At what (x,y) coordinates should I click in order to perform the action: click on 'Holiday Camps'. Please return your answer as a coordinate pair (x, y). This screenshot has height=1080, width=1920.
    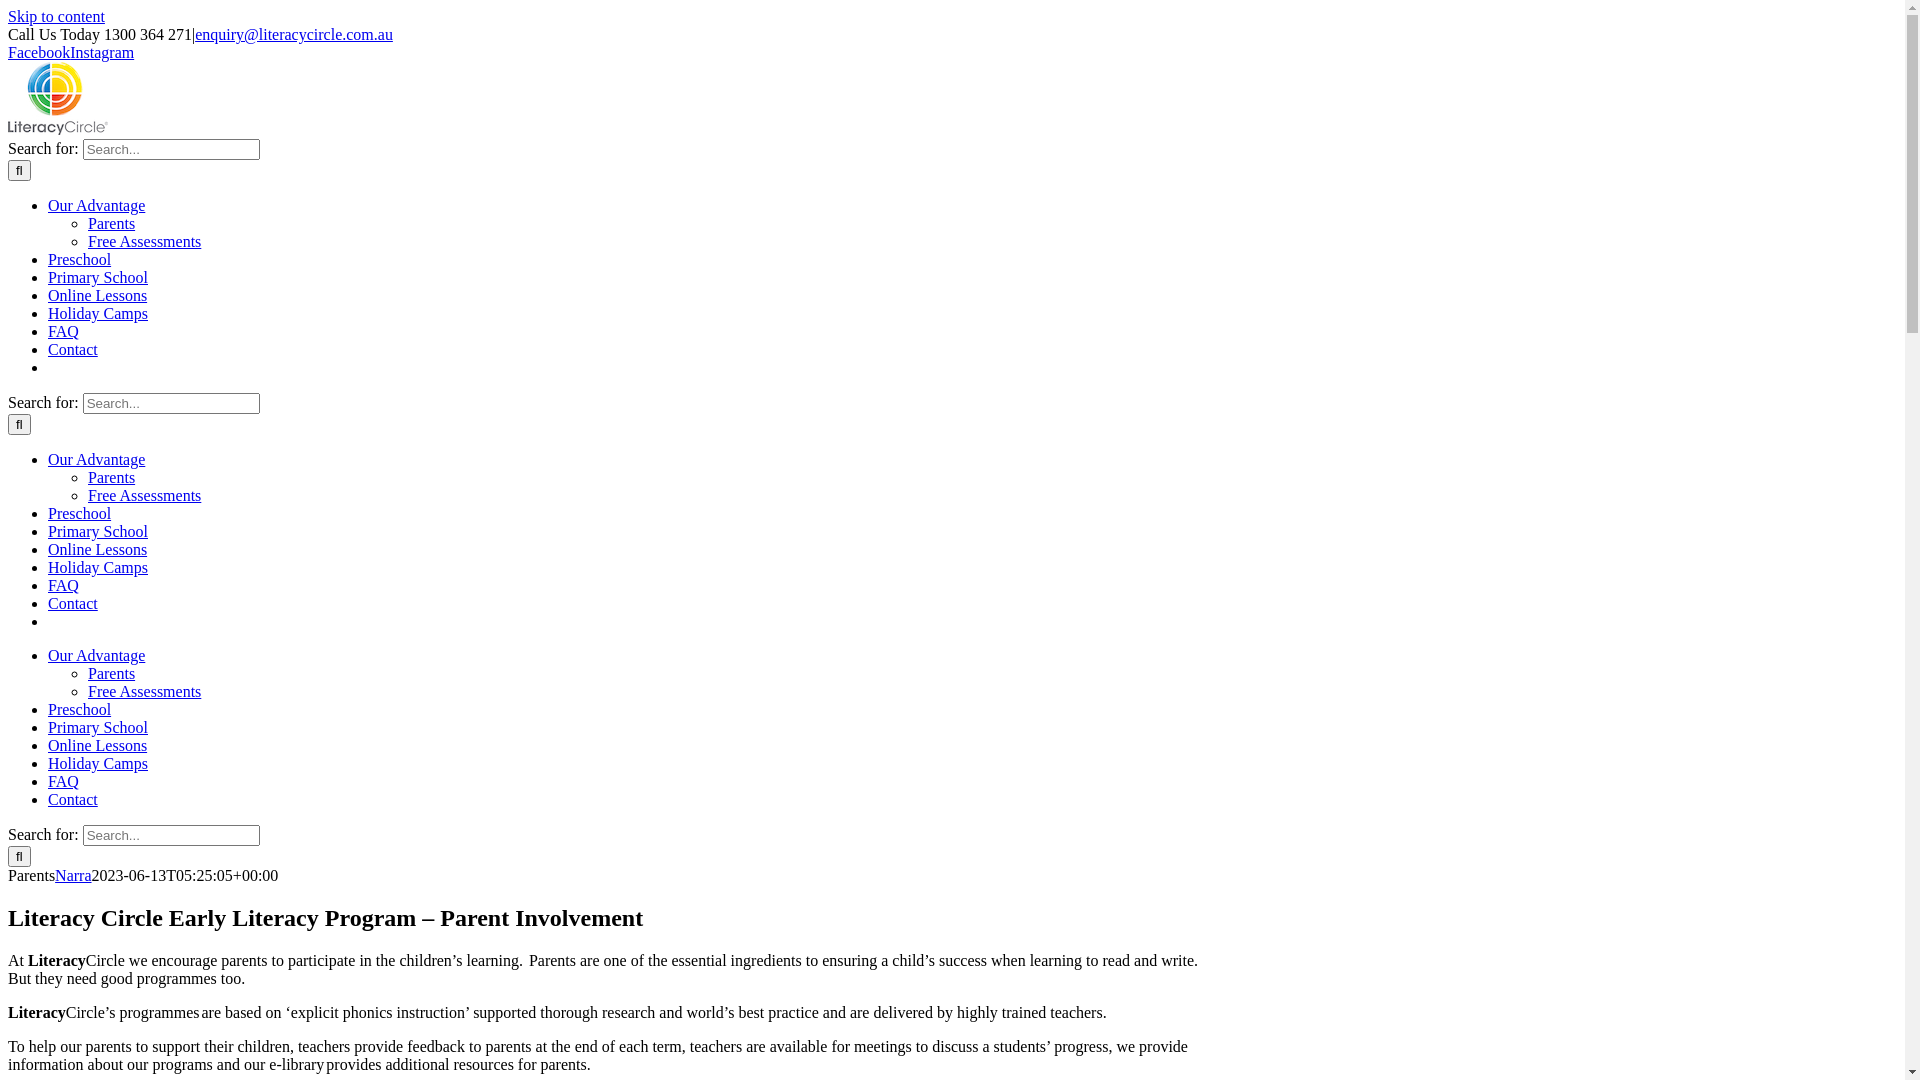
    Looking at the image, I should click on (96, 763).